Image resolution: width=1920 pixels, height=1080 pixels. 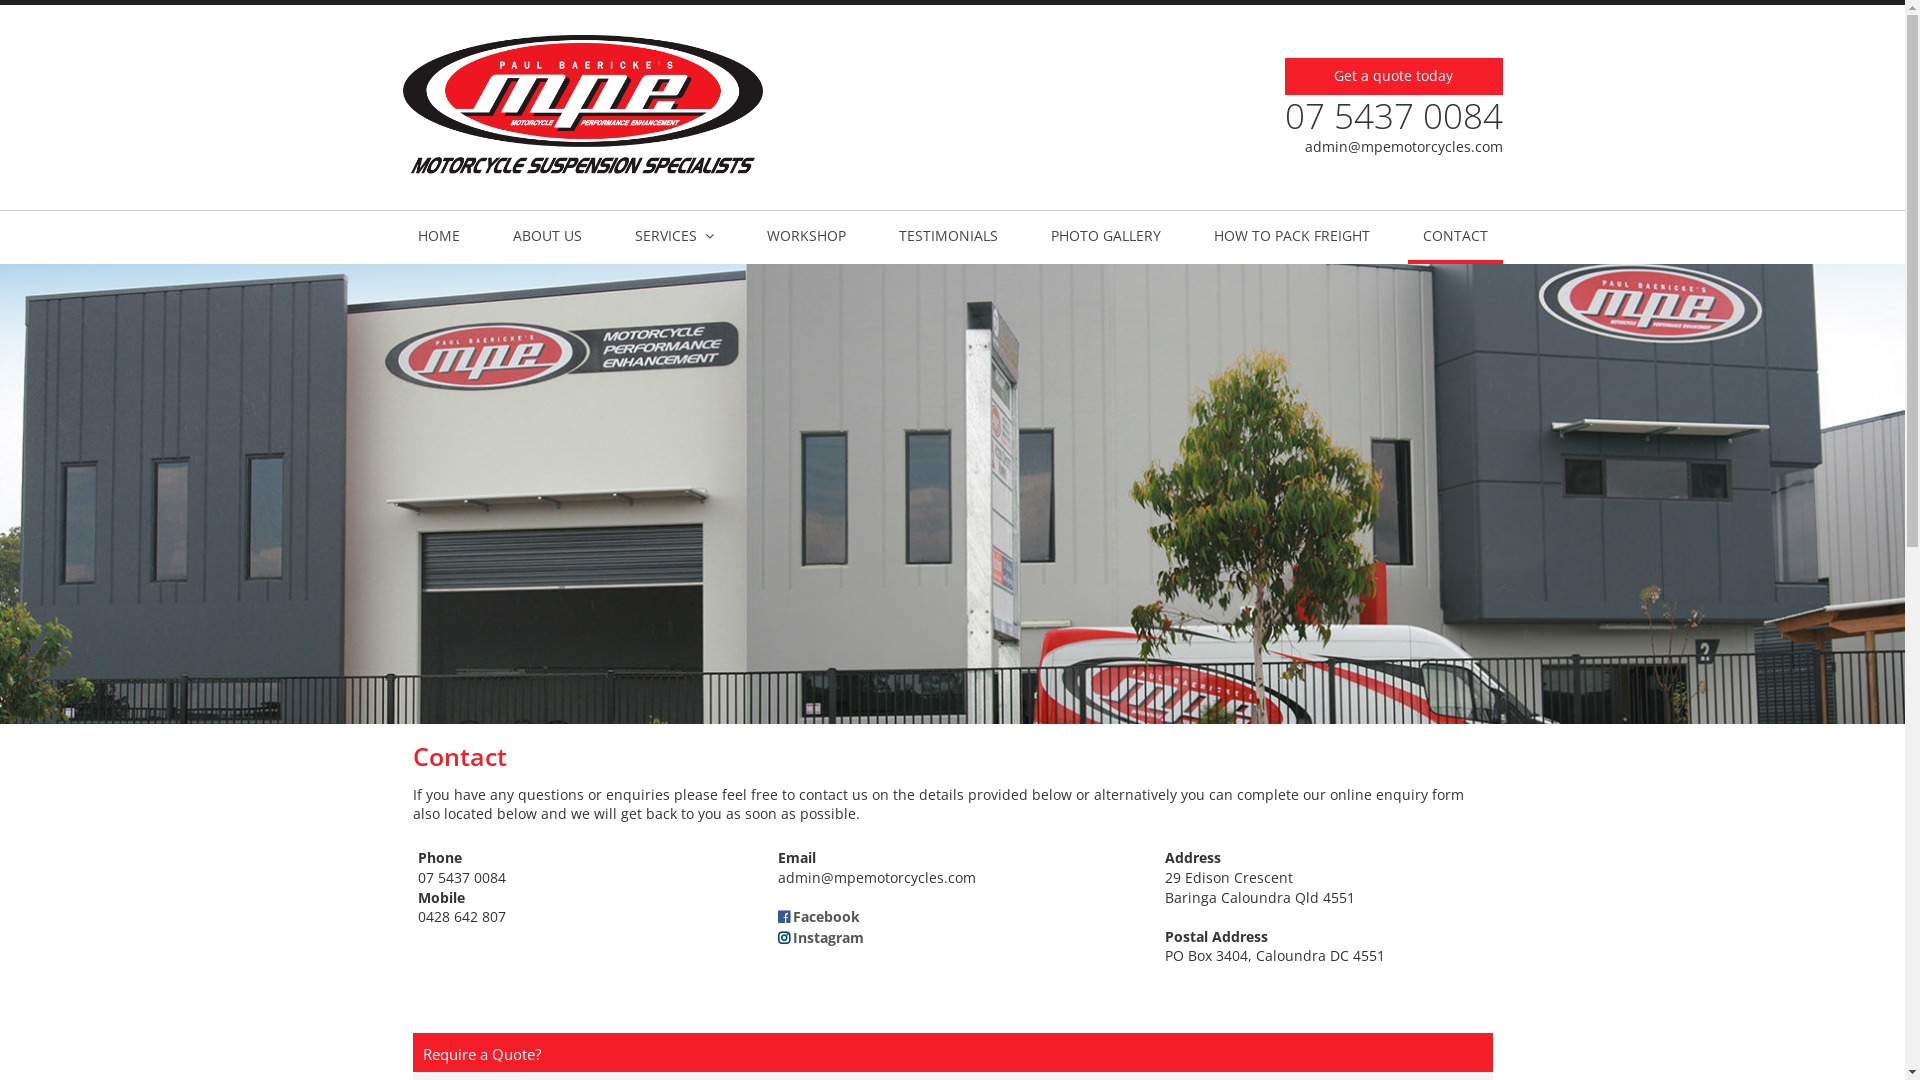 What do you see at coordinates (547, 237) in the screenshot?
I see `'ABOUT US'` at bounding box center [547, 237].